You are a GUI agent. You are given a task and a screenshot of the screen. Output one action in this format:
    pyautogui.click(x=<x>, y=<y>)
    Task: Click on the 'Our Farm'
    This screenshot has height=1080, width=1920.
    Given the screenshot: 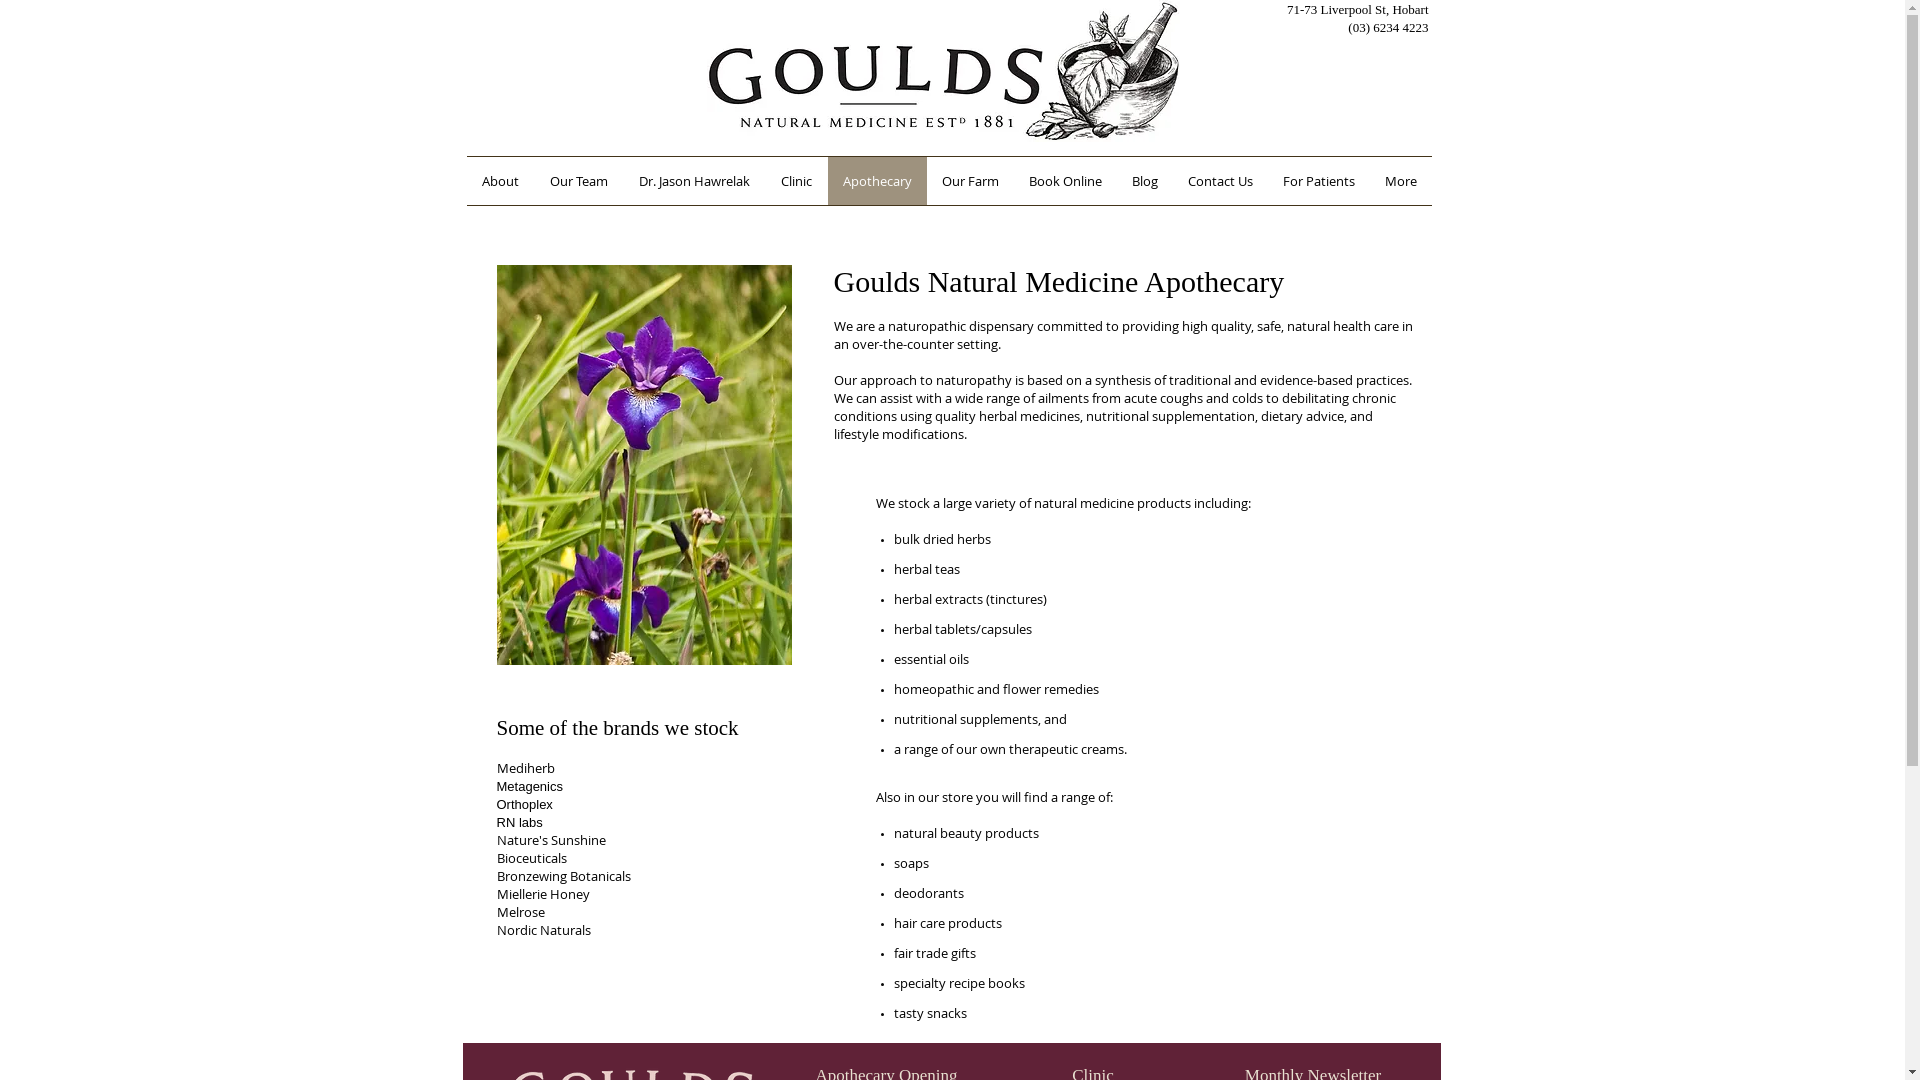 What is the action you would take?
    pyautogui.click(x=969, y=181)
    